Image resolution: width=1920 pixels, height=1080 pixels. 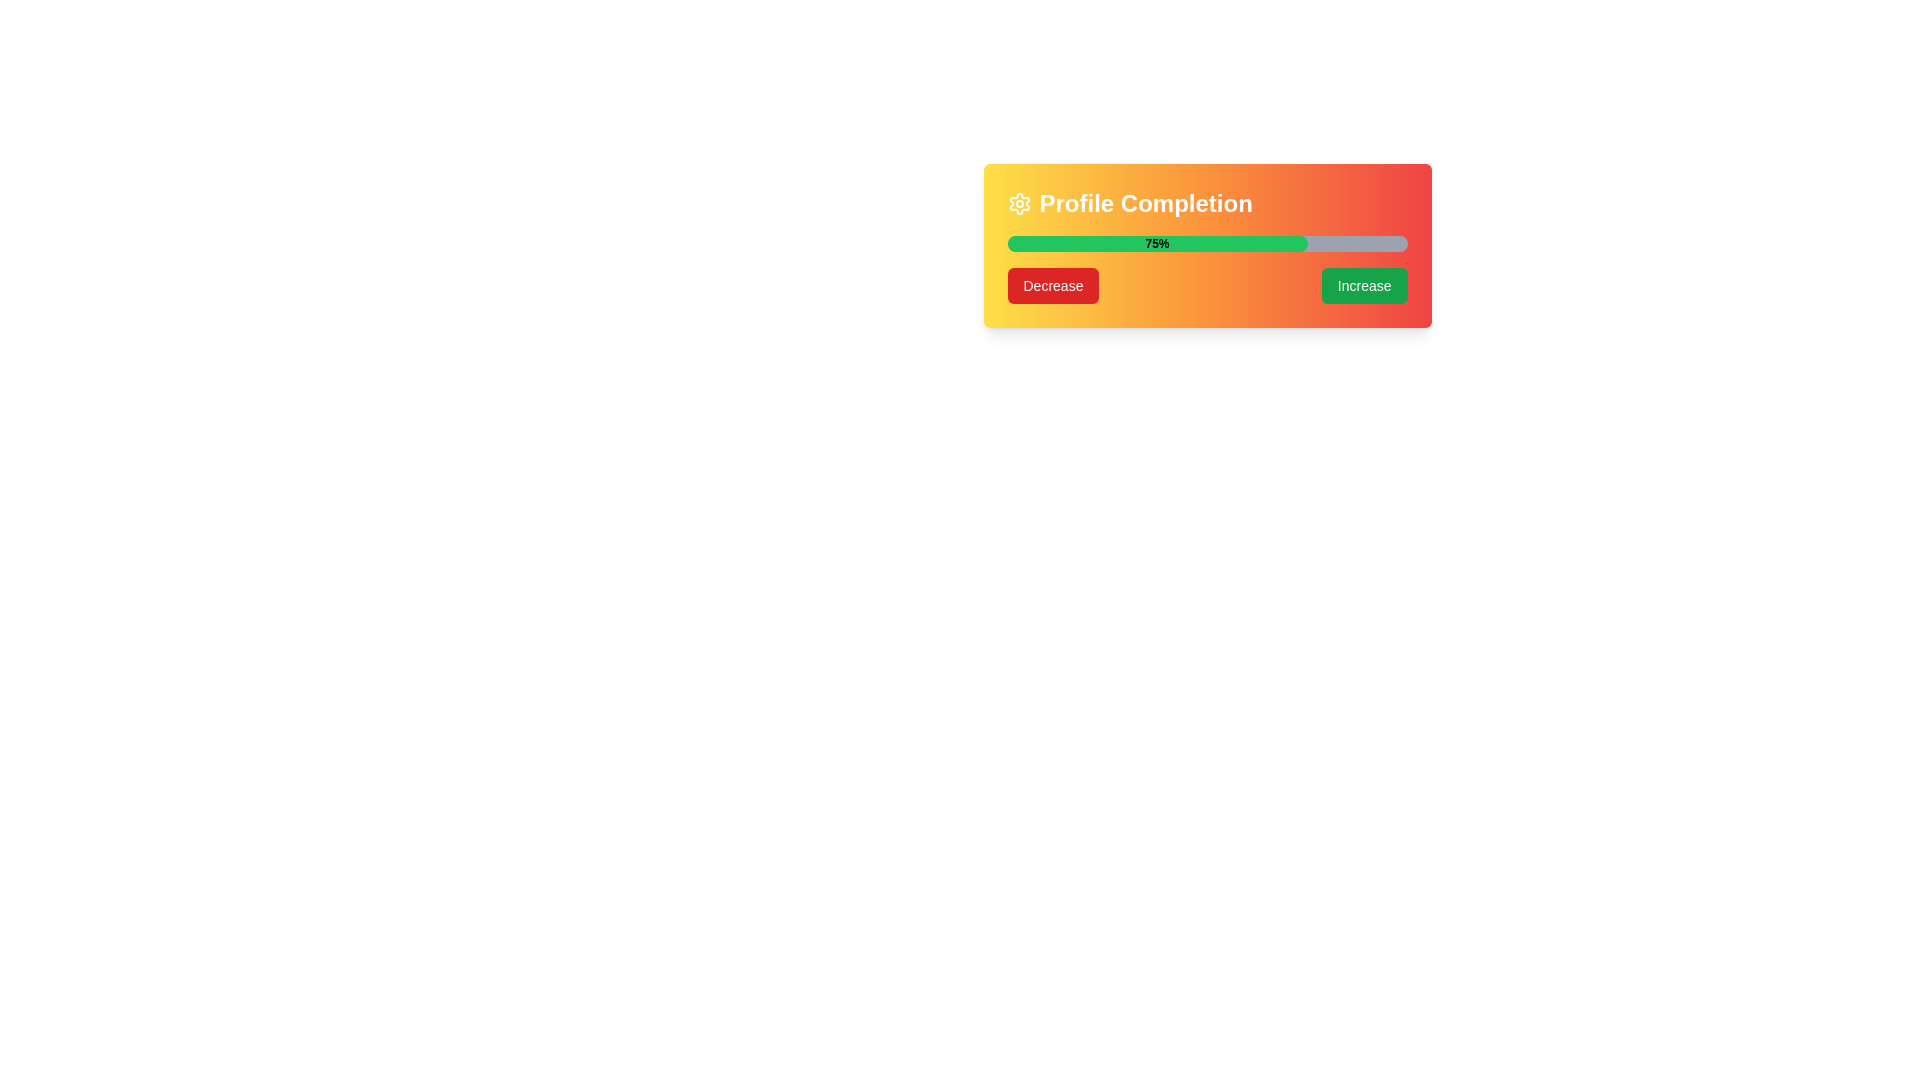 What do you see at coordinates (1363, 285) in the screenshot?
I see `the 'Increase' button located to the right of the 'Decrease' button` at bounding box center [1363, 285].